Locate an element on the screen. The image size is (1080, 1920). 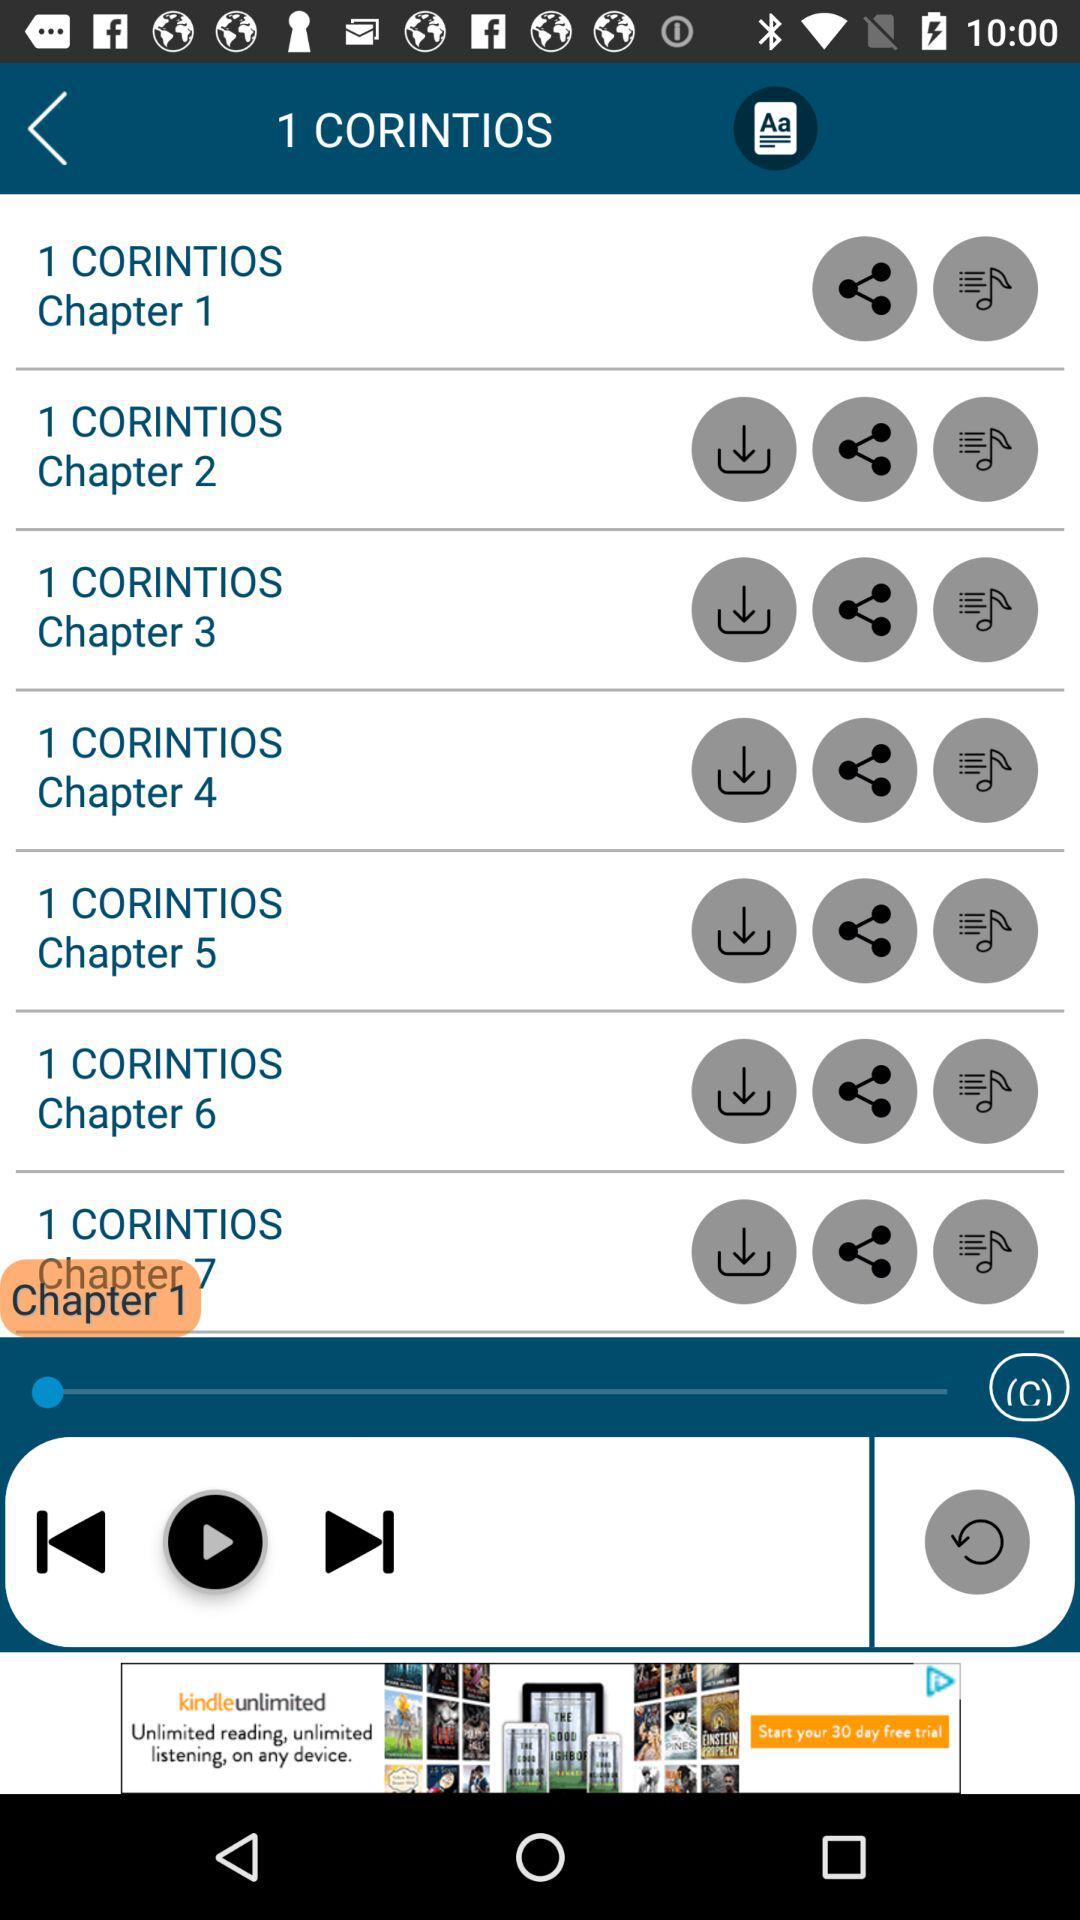
list optioon is located at coordinates (984, 448).